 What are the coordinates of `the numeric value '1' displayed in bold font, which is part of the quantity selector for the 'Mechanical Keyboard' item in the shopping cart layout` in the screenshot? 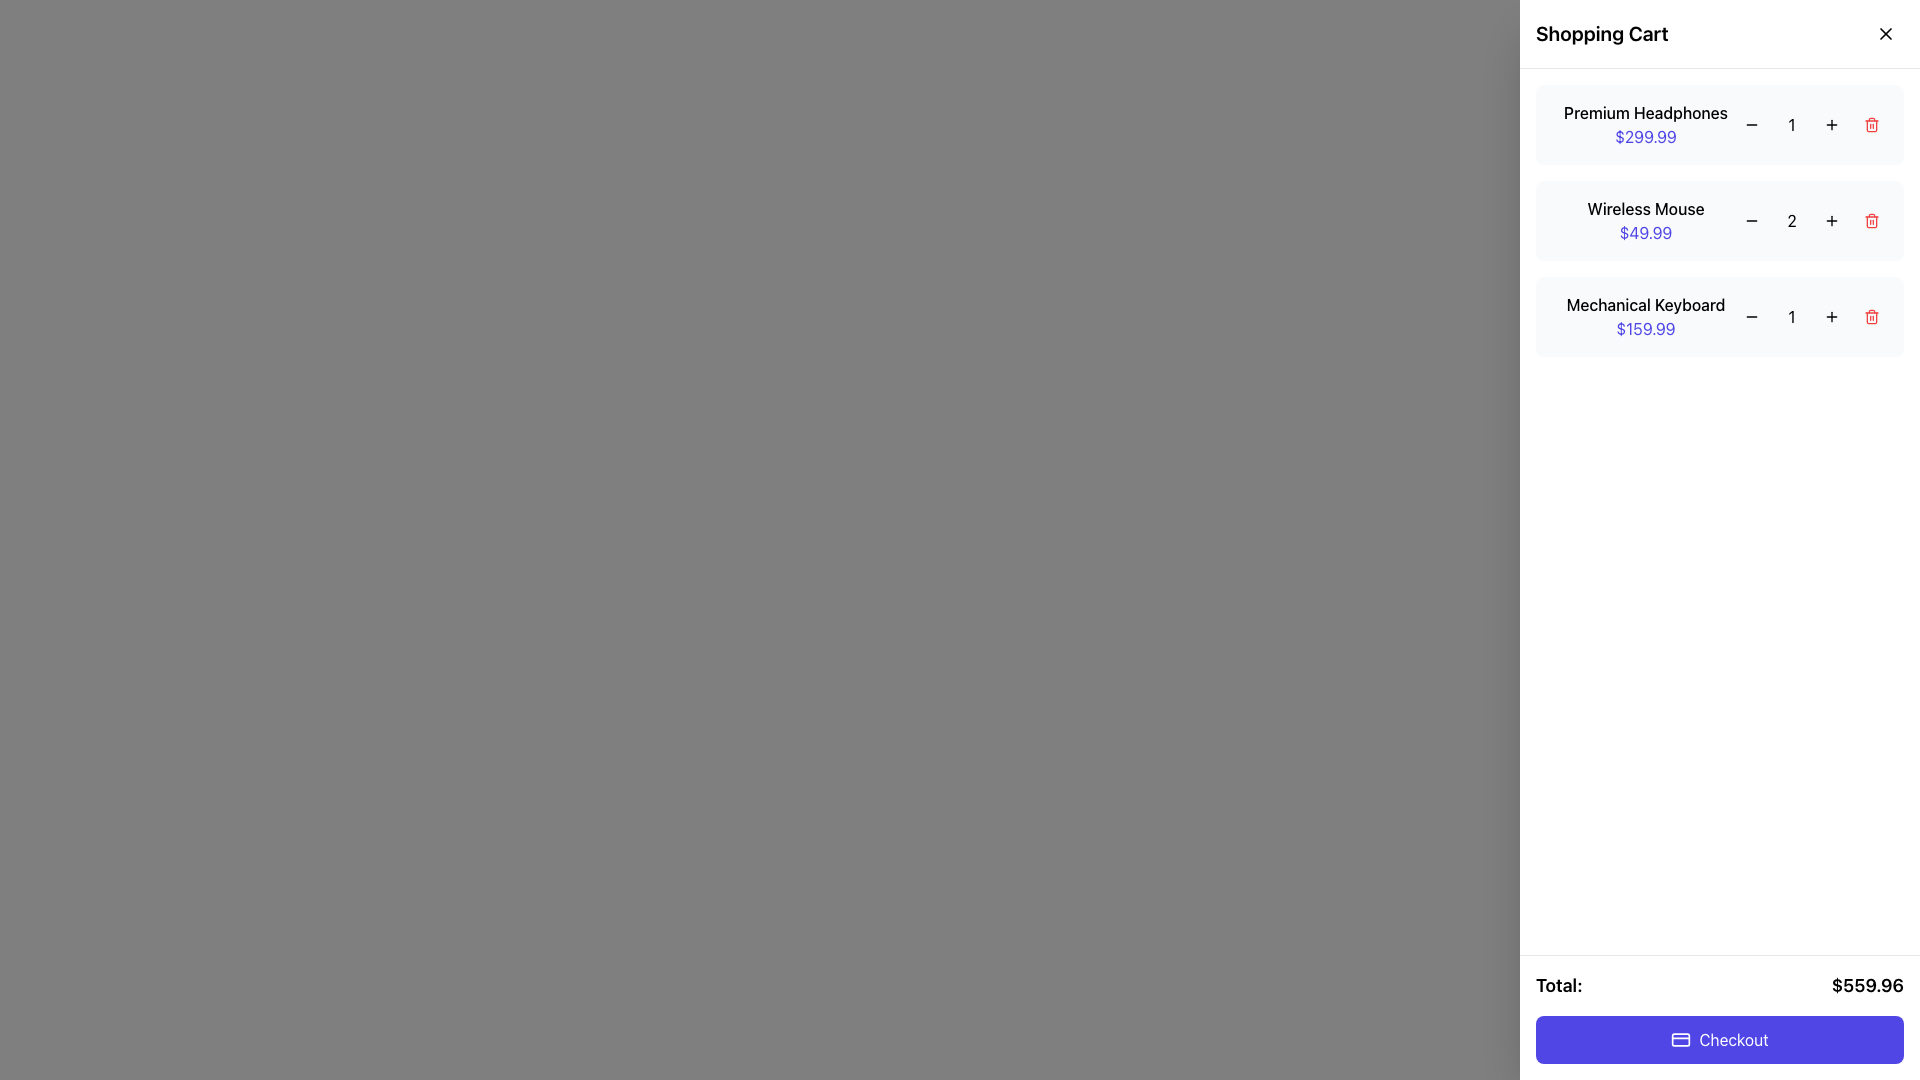 It's located at (1814, 315).